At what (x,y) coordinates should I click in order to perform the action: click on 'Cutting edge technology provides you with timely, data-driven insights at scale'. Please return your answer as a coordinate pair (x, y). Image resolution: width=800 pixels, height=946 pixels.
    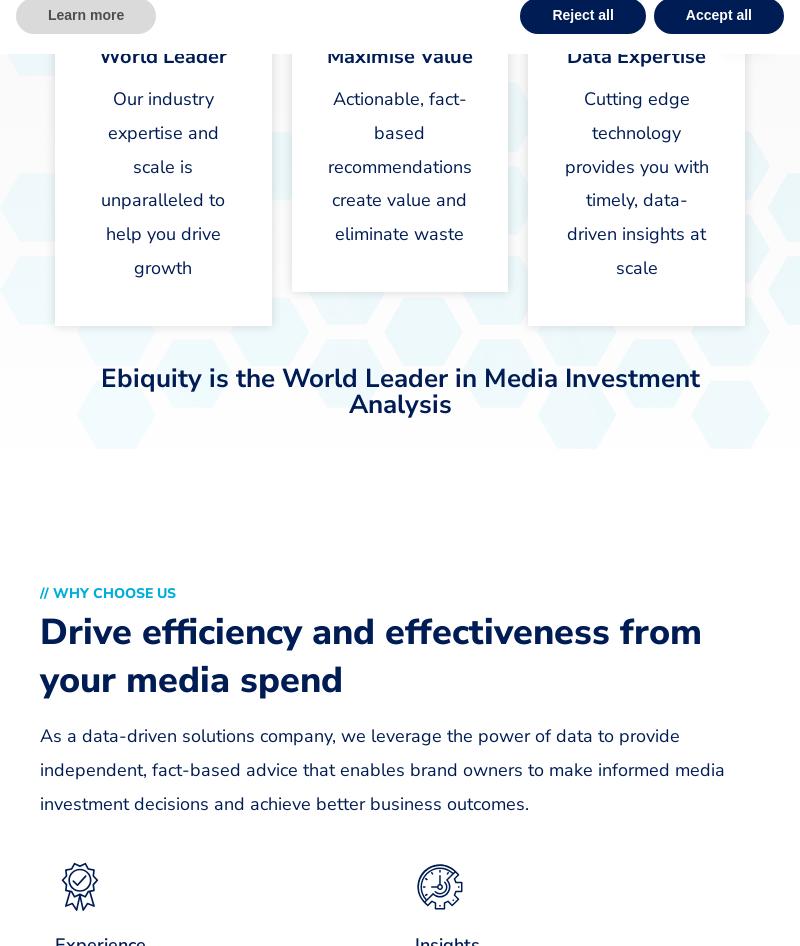
    Looking at the image, I should click on (635, 182).